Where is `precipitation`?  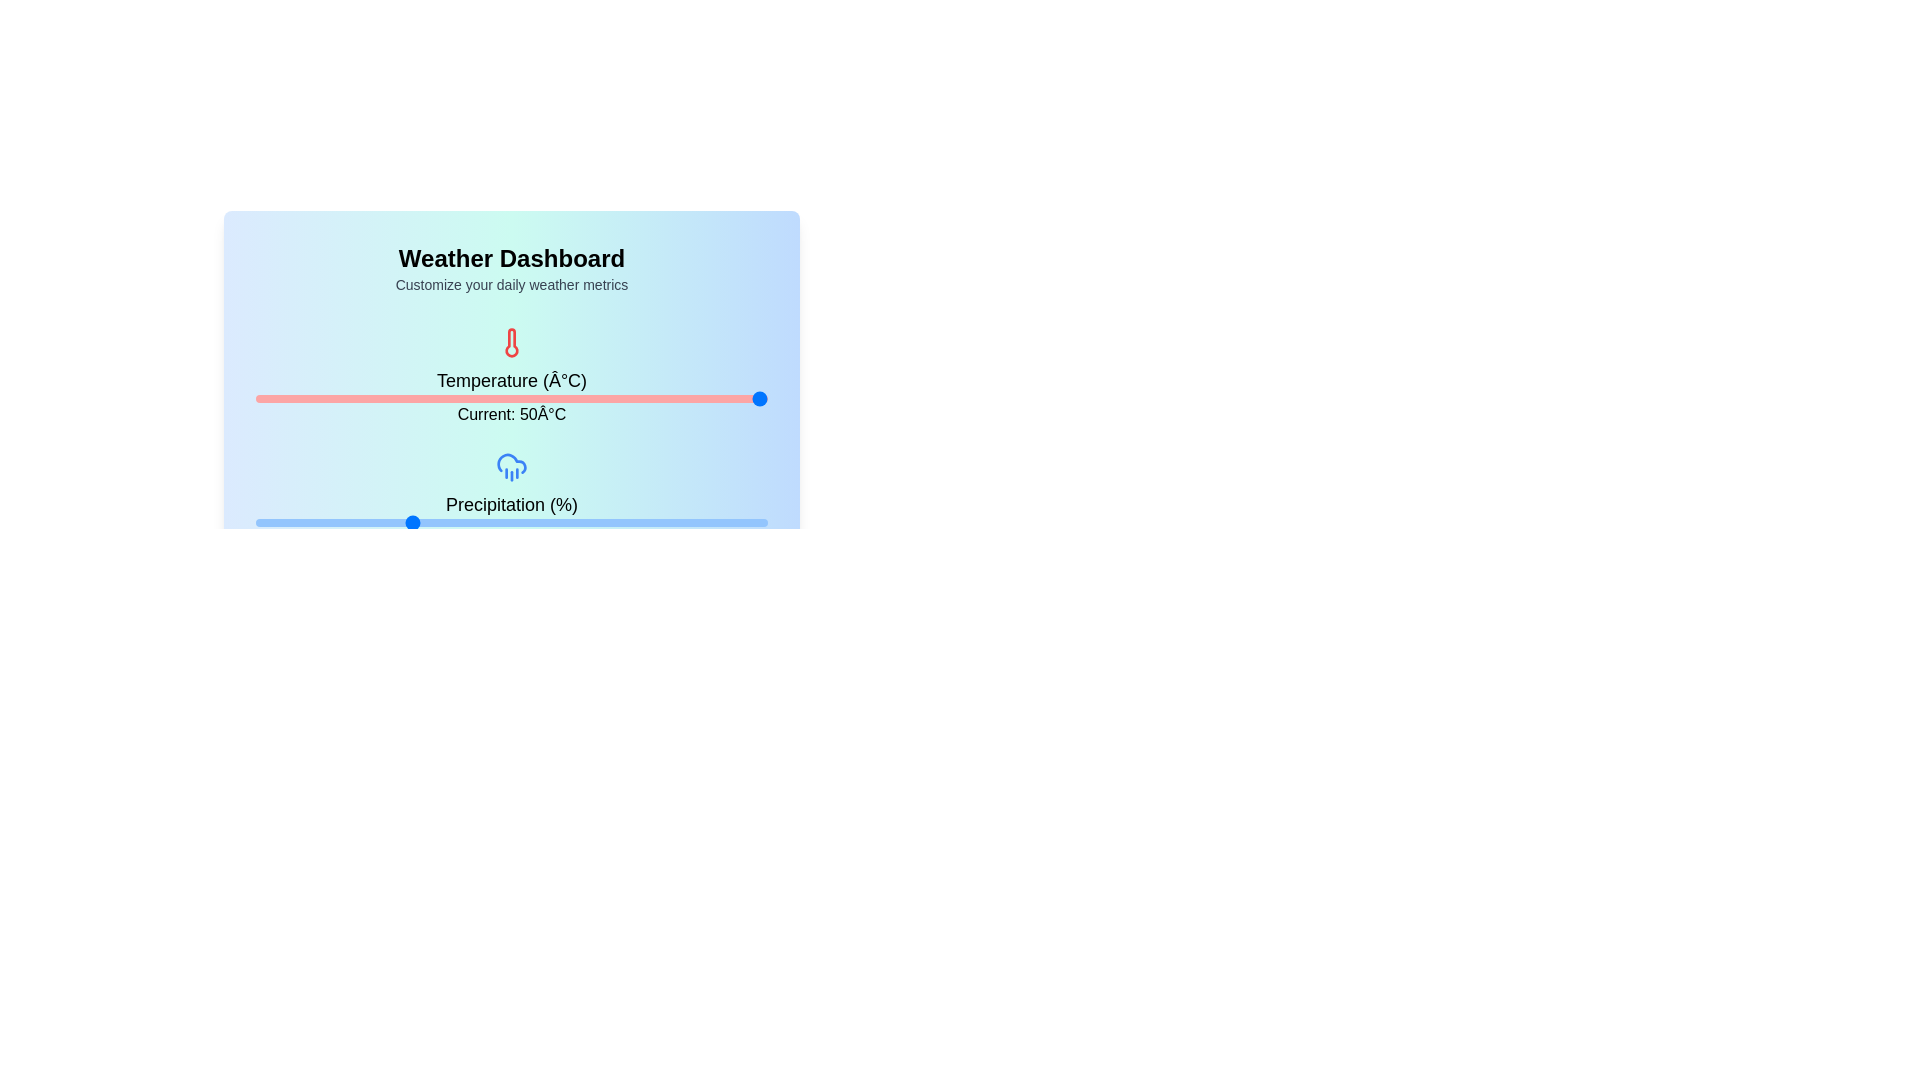 precipitation is located at coordinates (613, 522).